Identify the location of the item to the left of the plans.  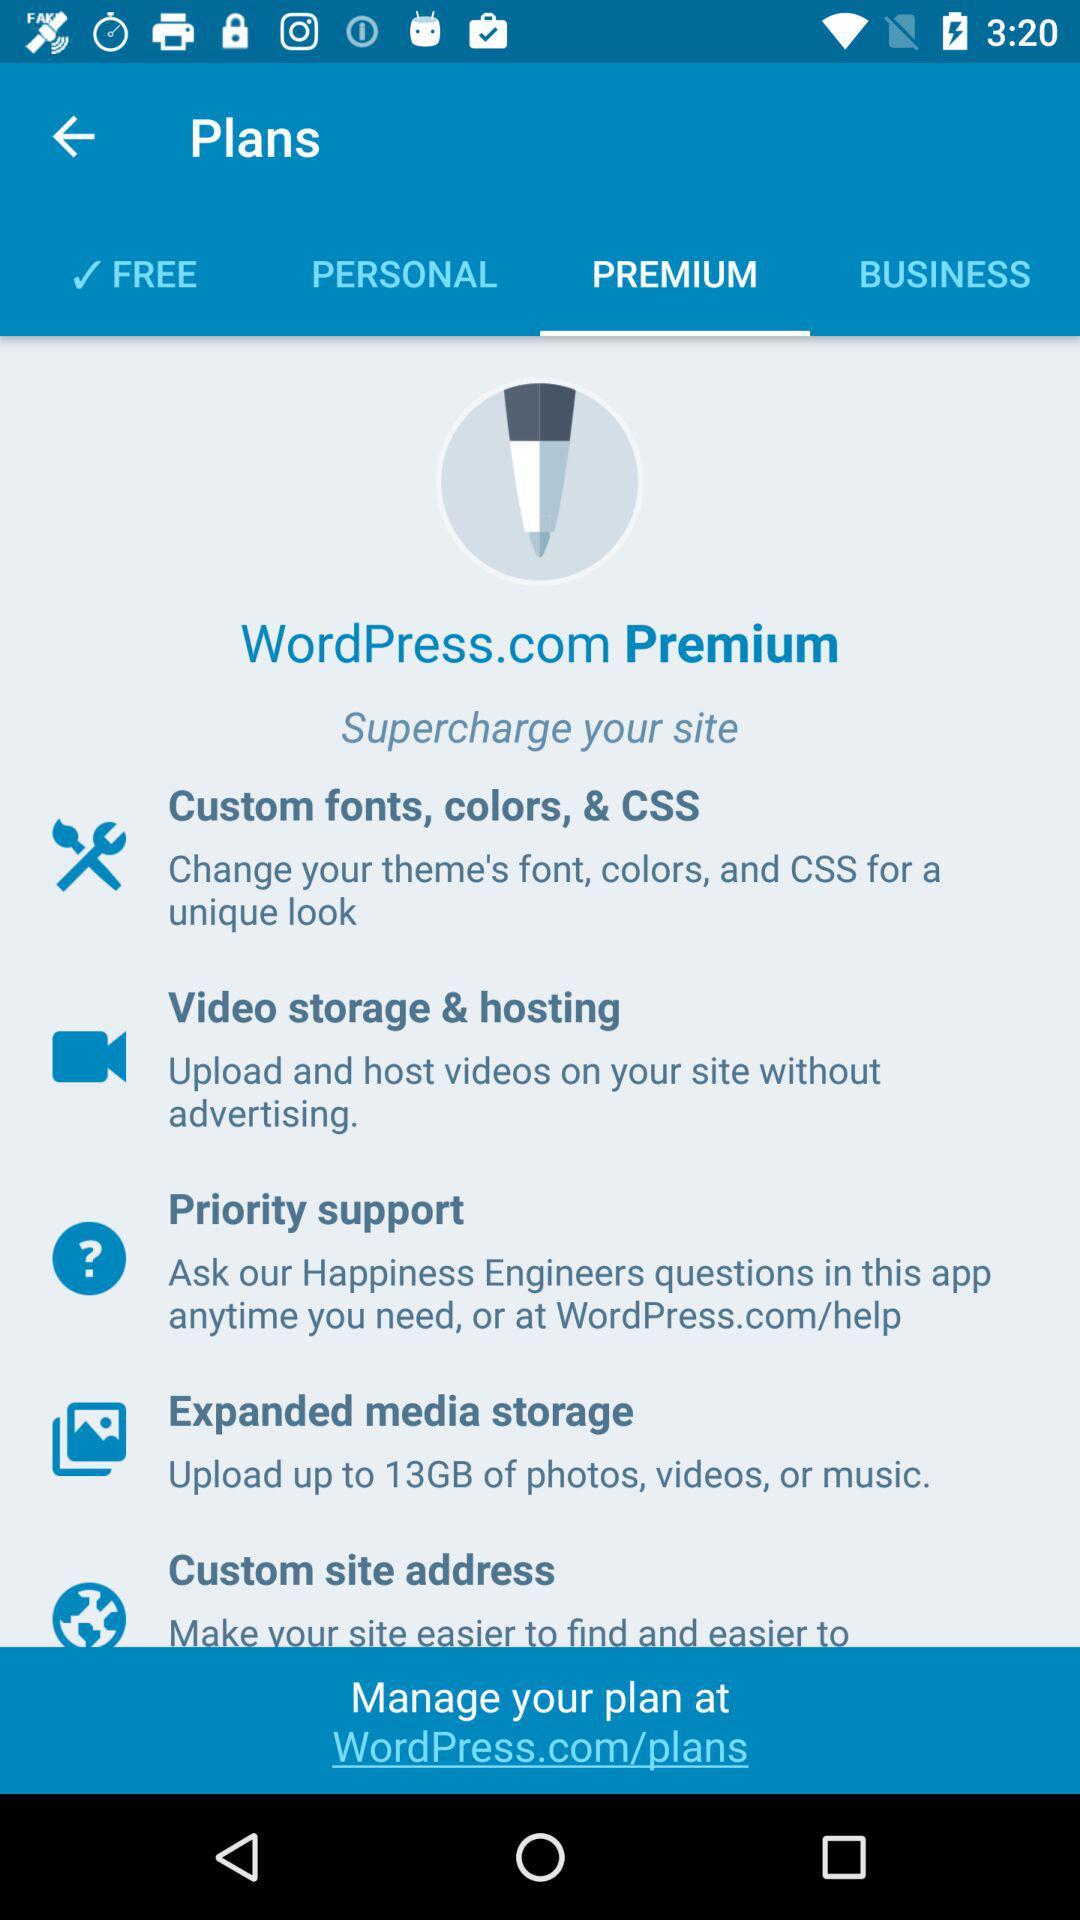
(72, 135).